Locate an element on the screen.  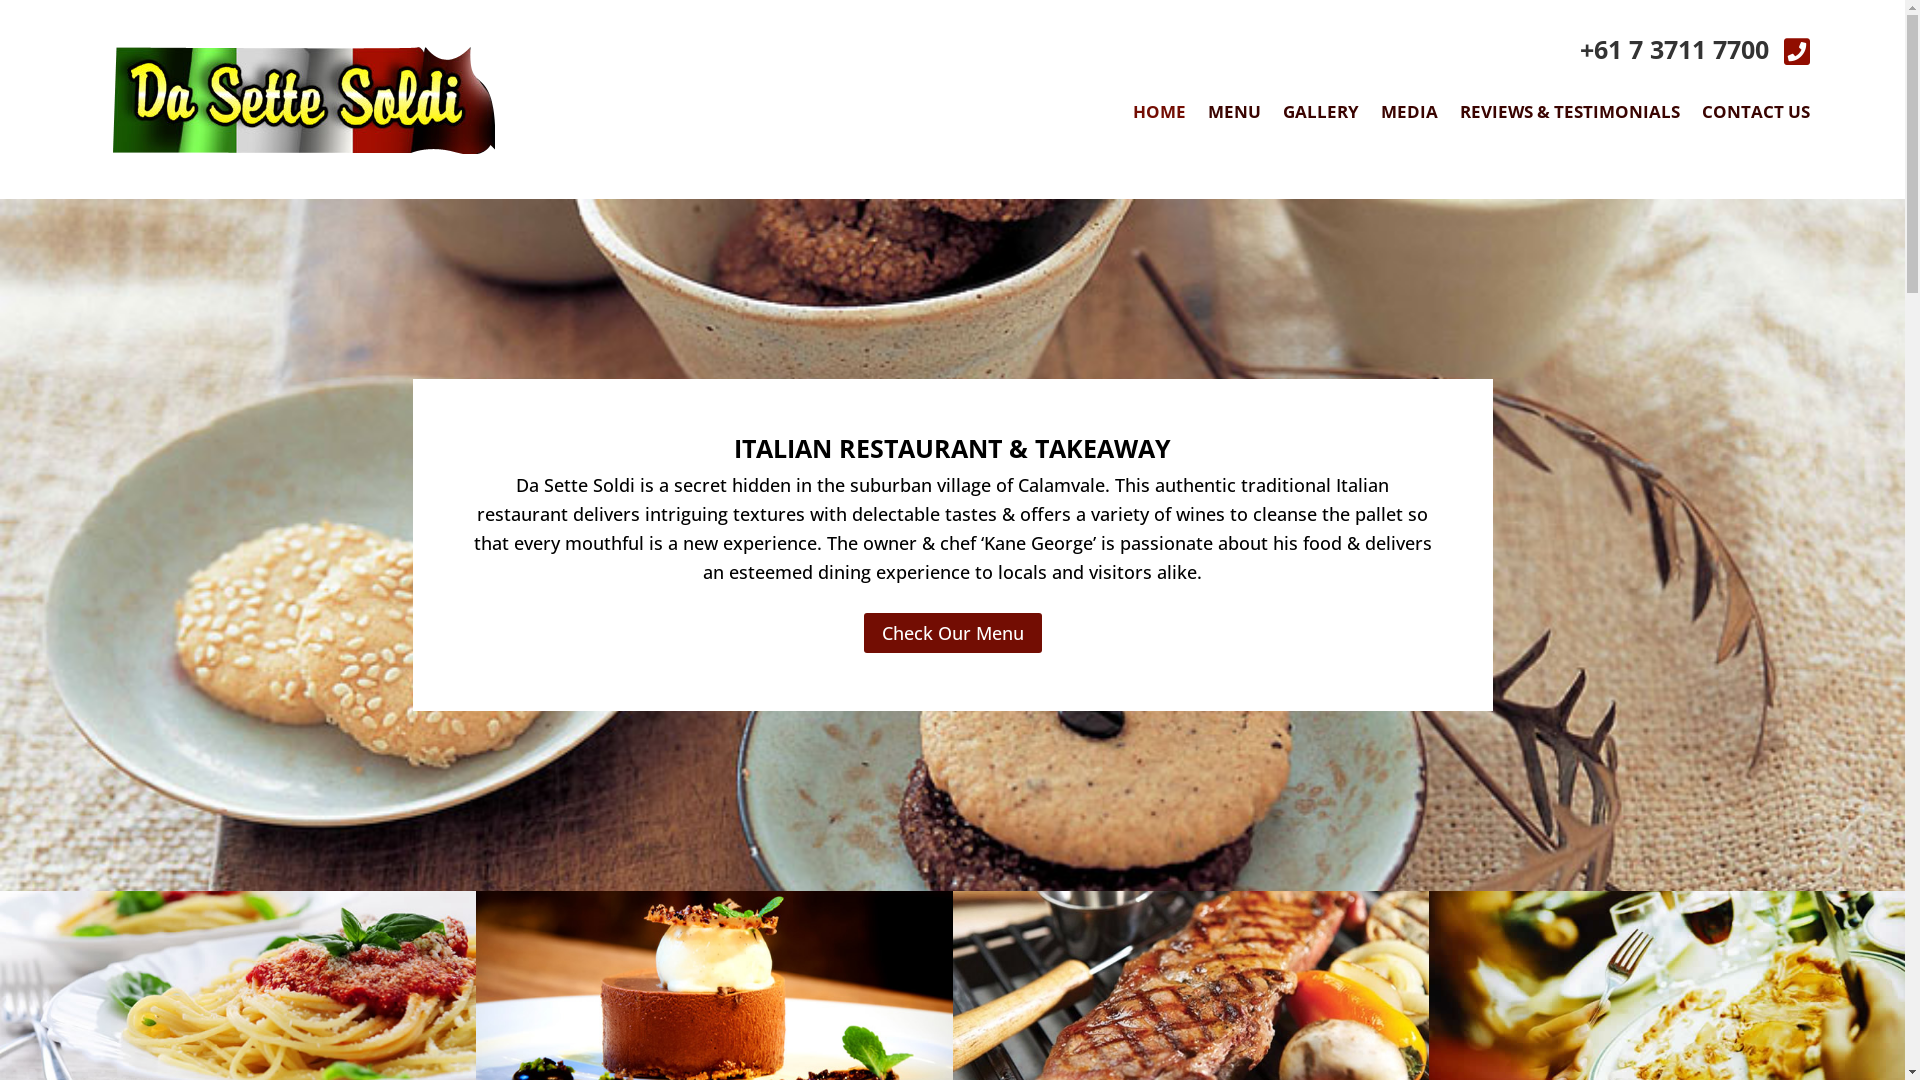
'MENU' is located at coordinates (1233, 115).